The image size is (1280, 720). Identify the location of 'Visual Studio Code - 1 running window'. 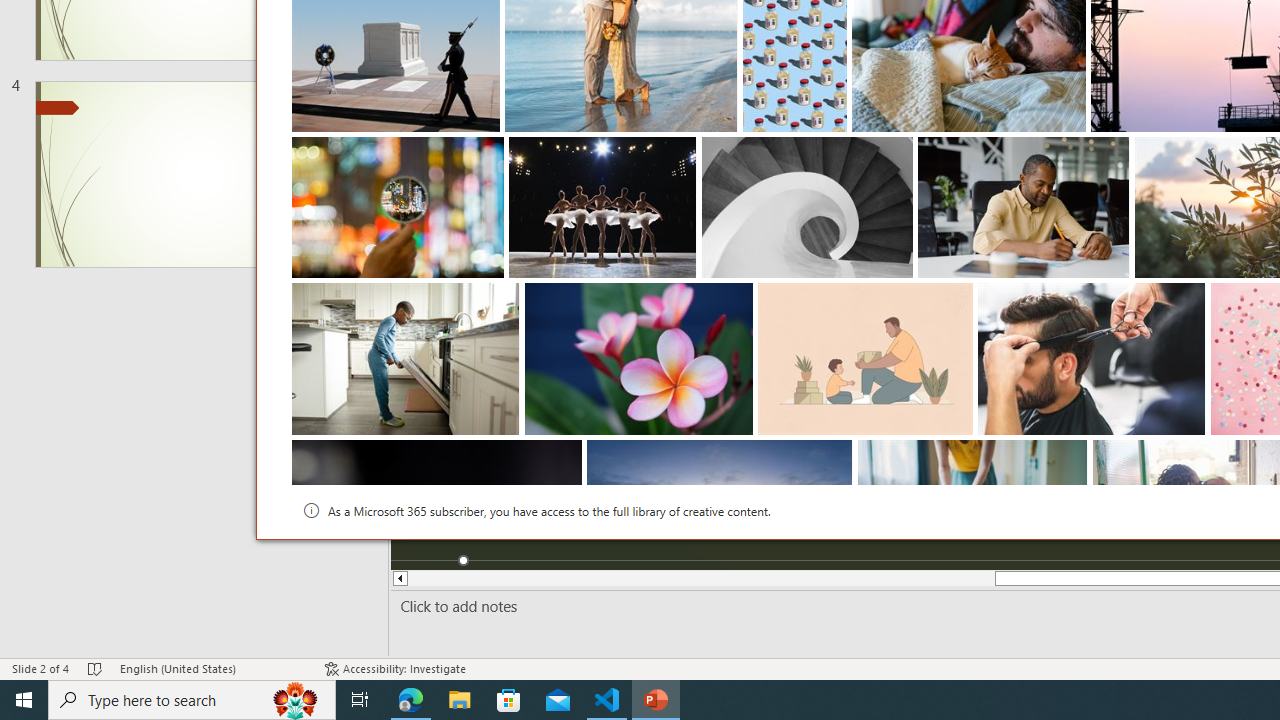
(606, 698).